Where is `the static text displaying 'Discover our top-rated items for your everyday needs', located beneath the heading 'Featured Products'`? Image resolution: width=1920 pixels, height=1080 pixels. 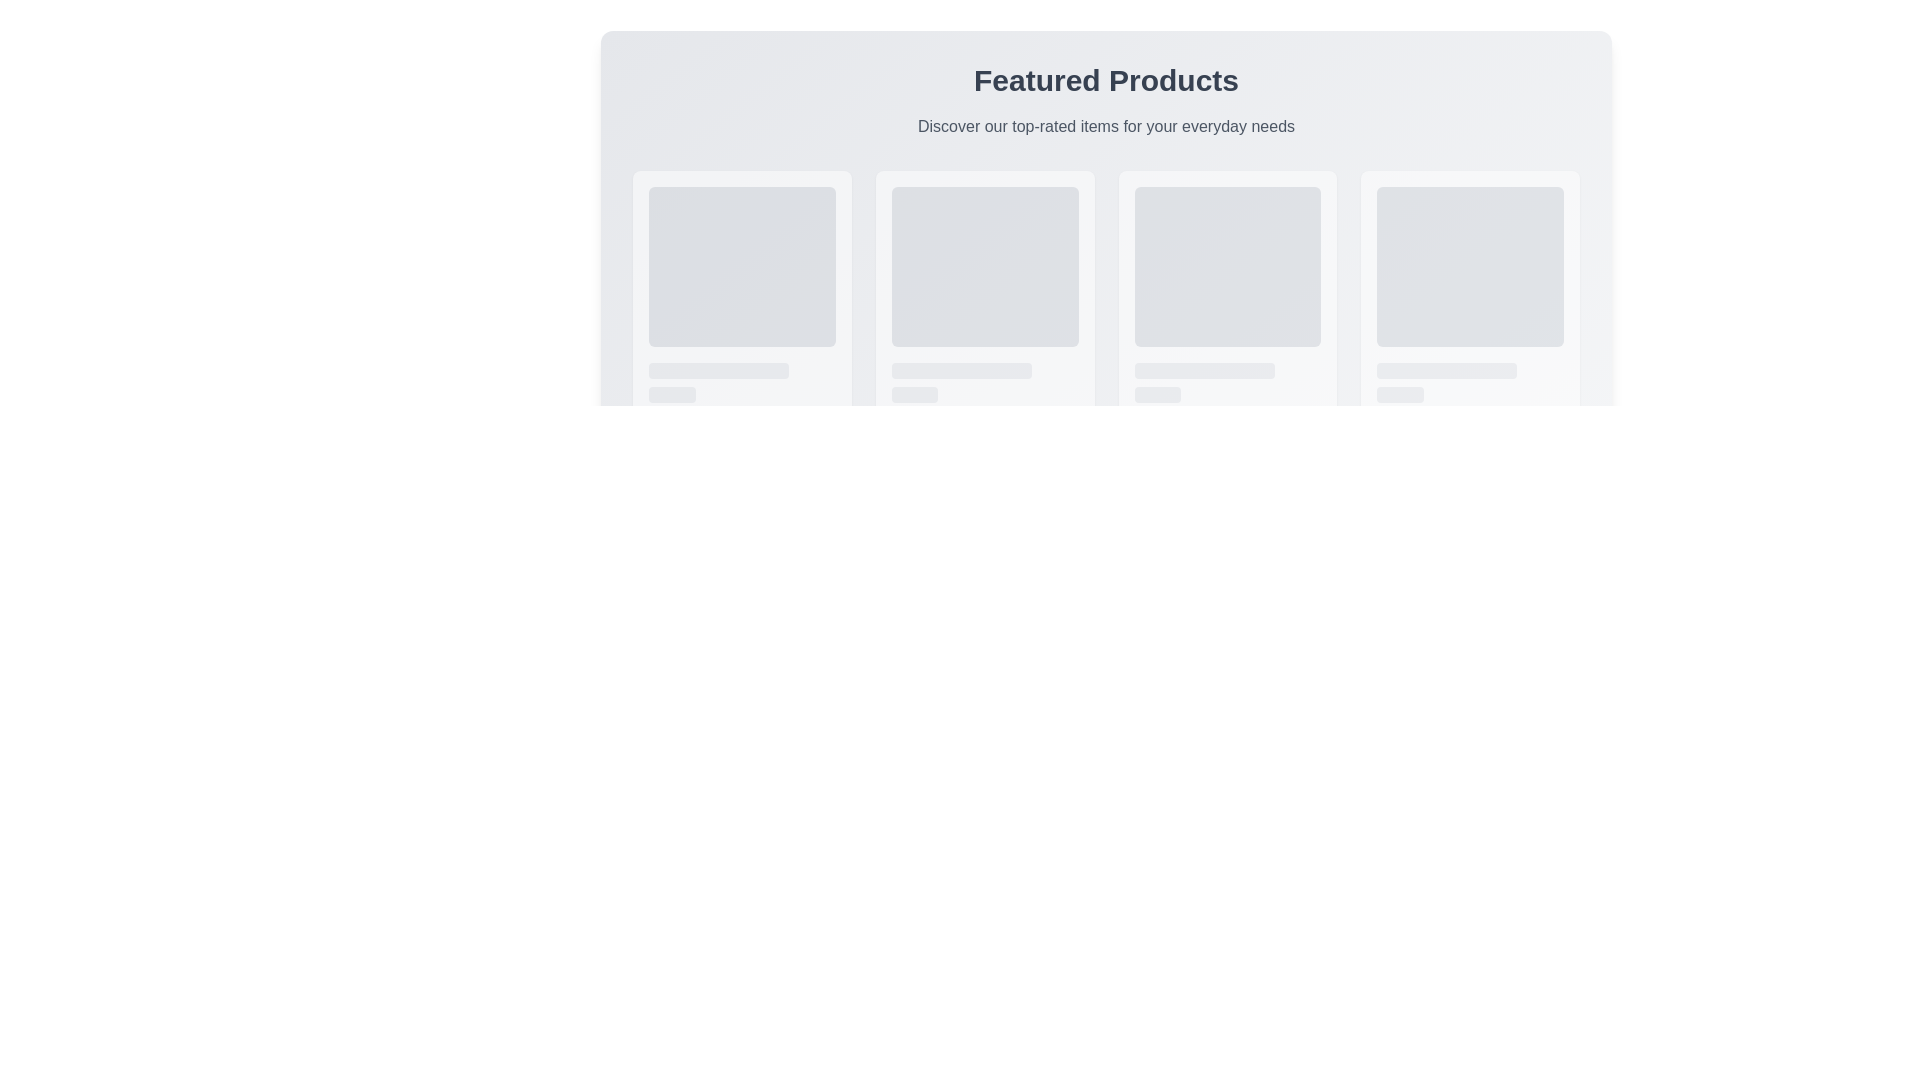
the static text displaying 'Discover our top-rated items for your everyday needs', located beneath the heading 'Featured Products' is located at coordinates (1105, 127).